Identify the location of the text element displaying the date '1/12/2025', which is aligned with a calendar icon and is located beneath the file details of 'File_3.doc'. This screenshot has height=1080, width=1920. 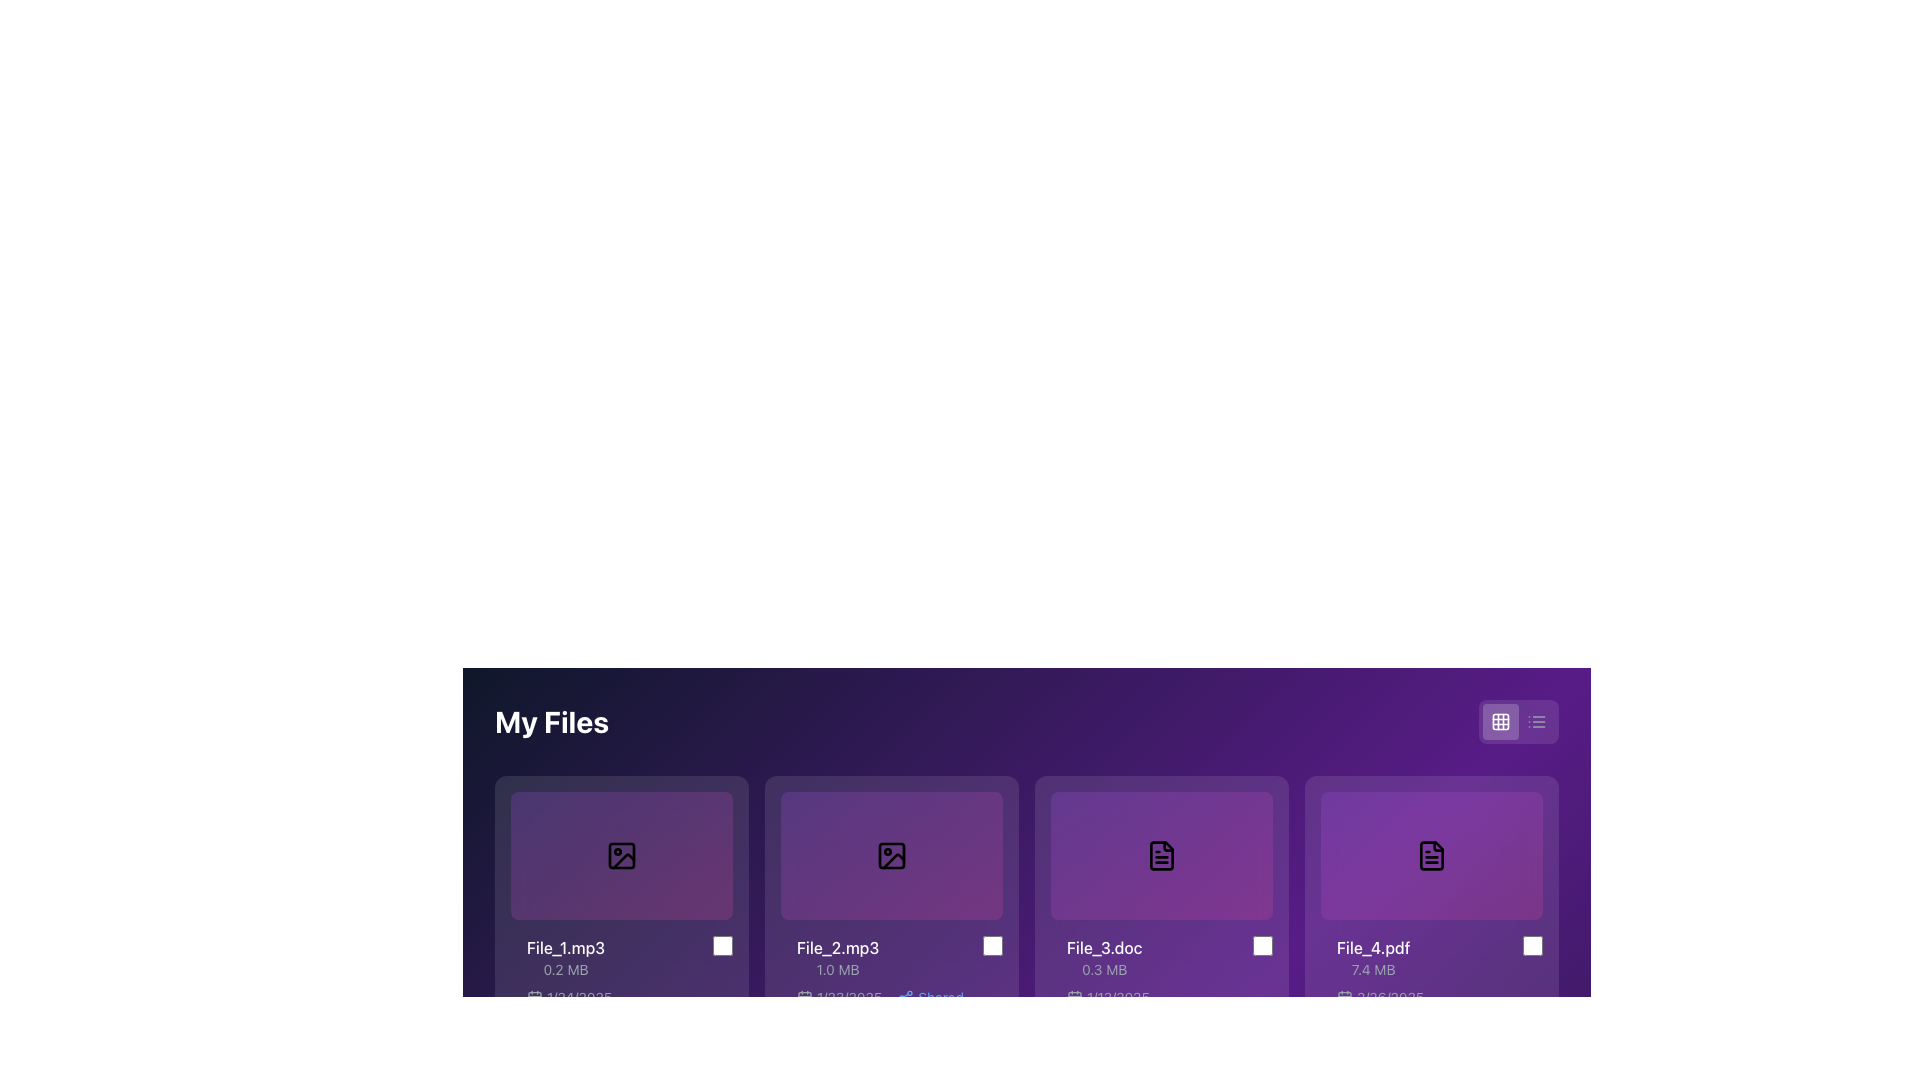
(1170, 998).